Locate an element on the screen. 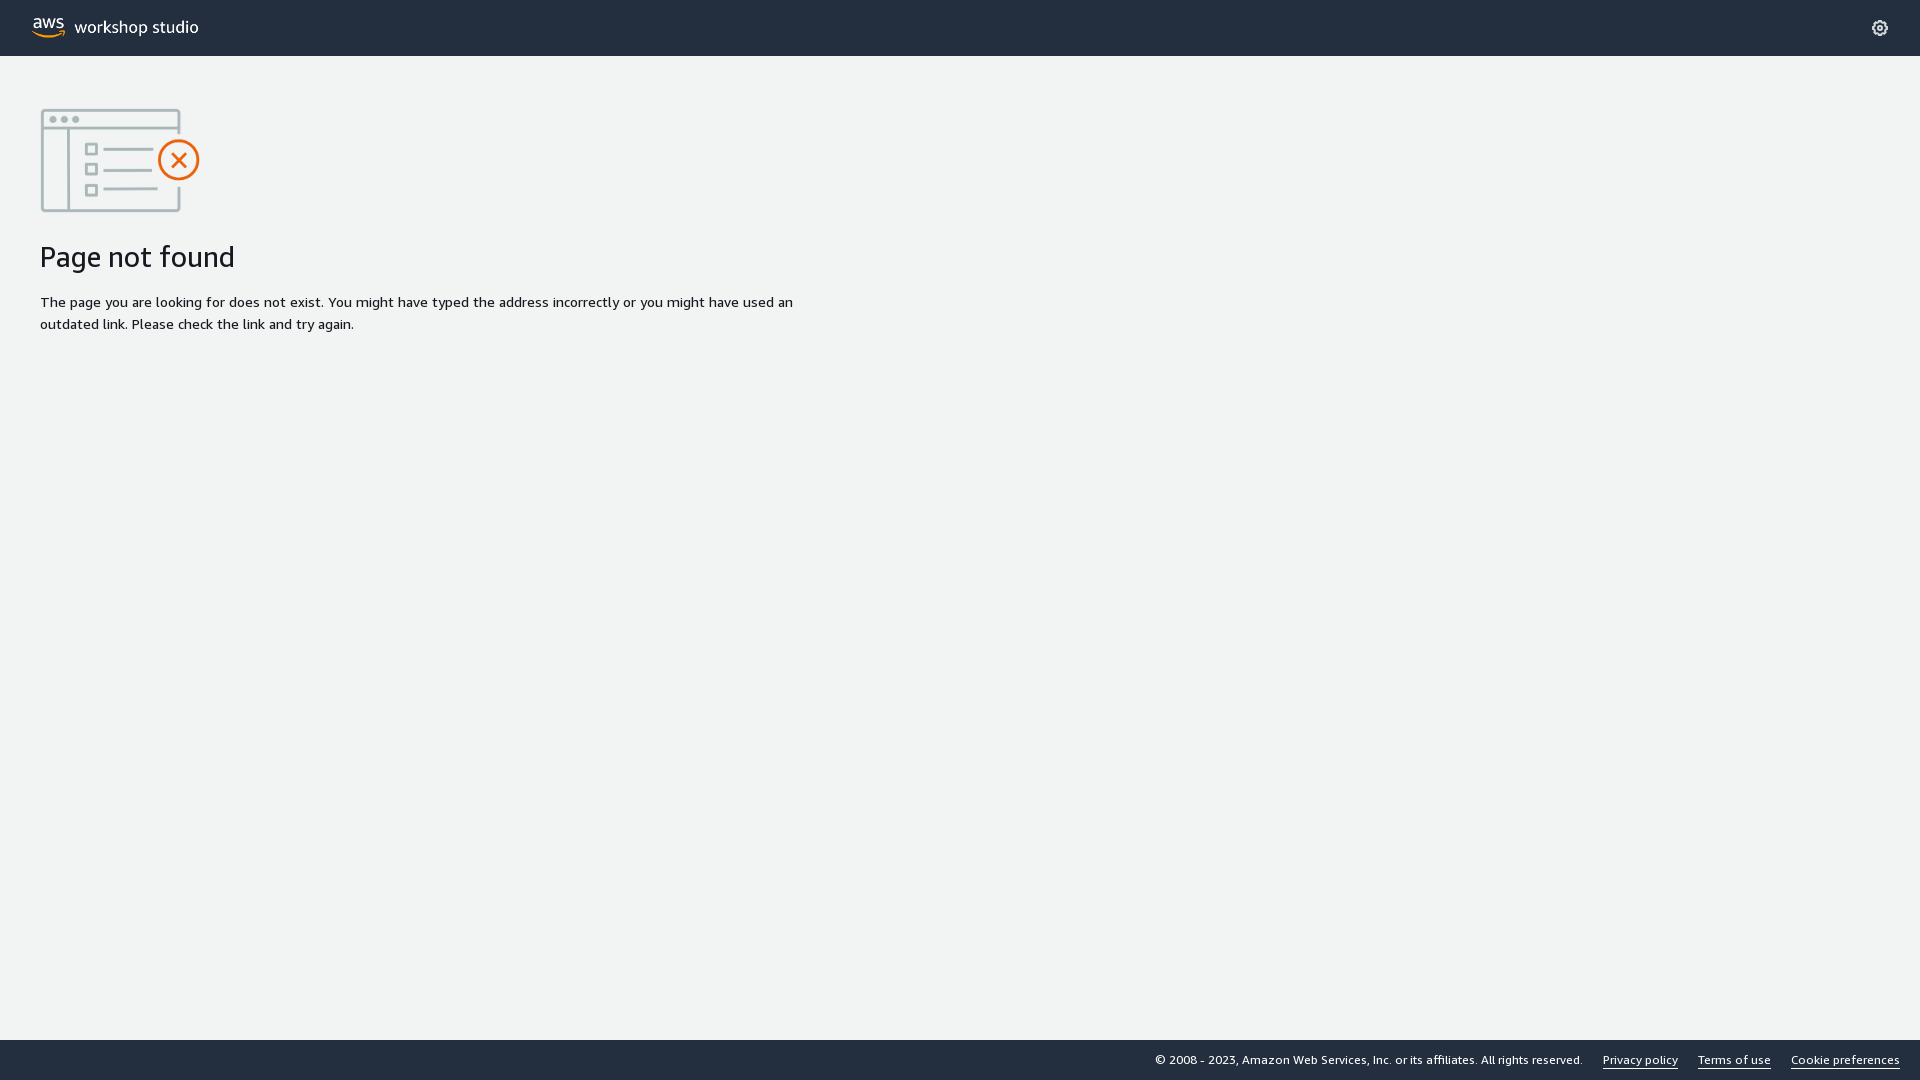 The height and width of the screenshot is (1080, 1920). 'Cookie preferences' is located at coordinates (1790, 1059).